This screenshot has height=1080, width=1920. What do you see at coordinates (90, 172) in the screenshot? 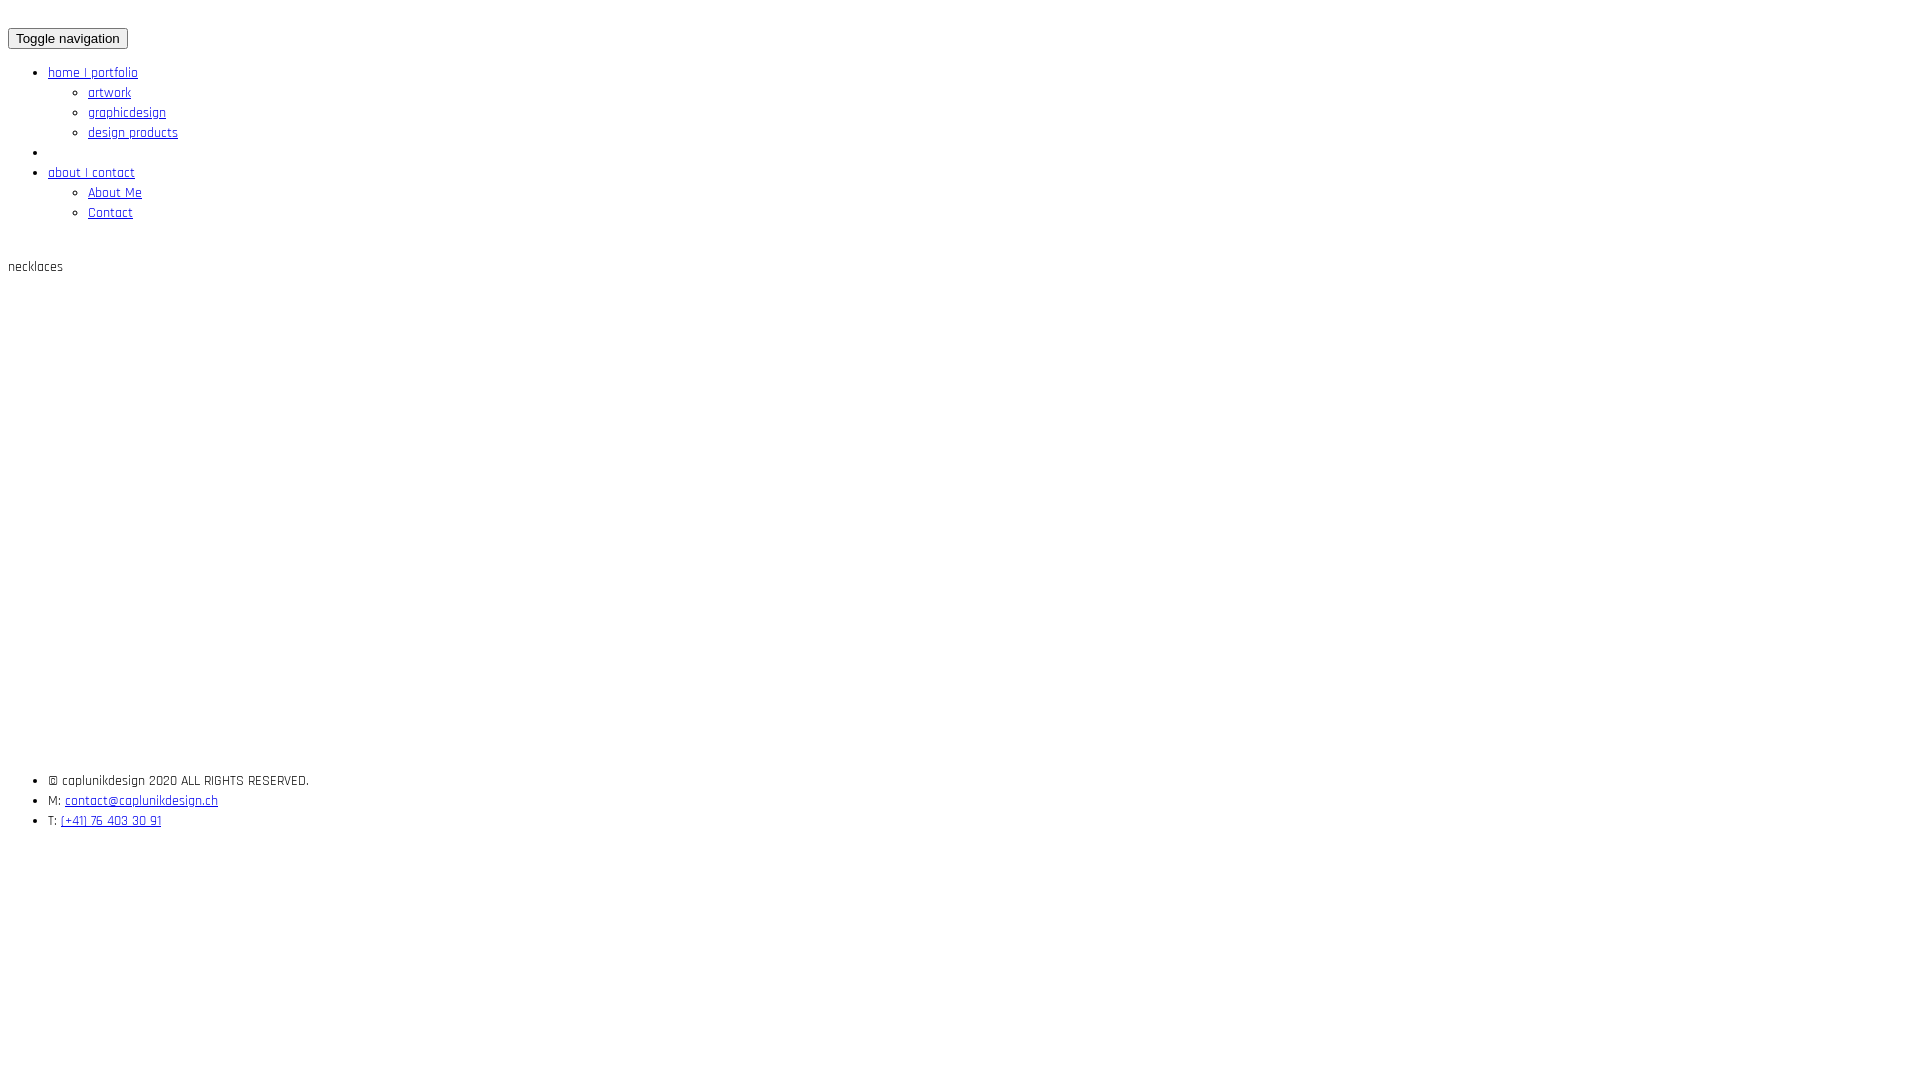
I see `'about | contact'` at bounding box center [90, 172].